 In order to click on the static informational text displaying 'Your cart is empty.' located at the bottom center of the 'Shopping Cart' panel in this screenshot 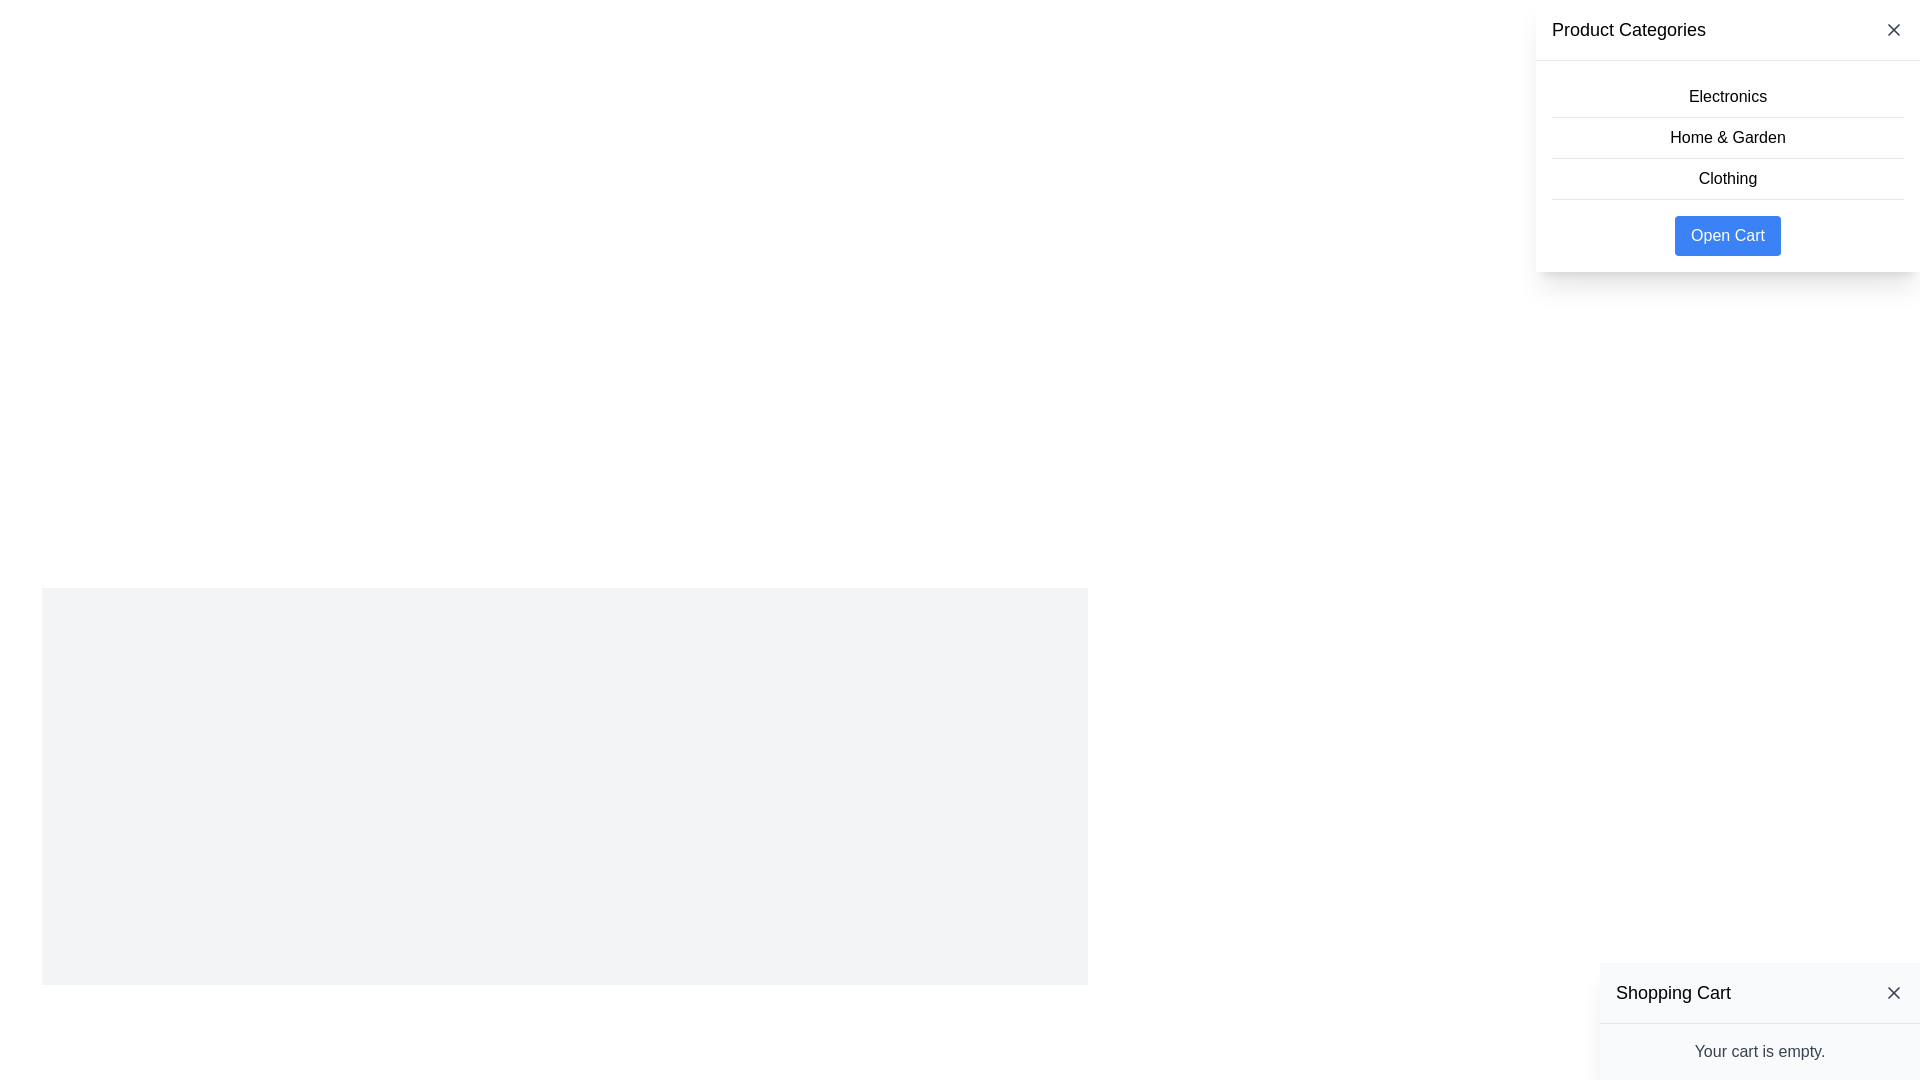, I will do `click(1760, 1051)`.